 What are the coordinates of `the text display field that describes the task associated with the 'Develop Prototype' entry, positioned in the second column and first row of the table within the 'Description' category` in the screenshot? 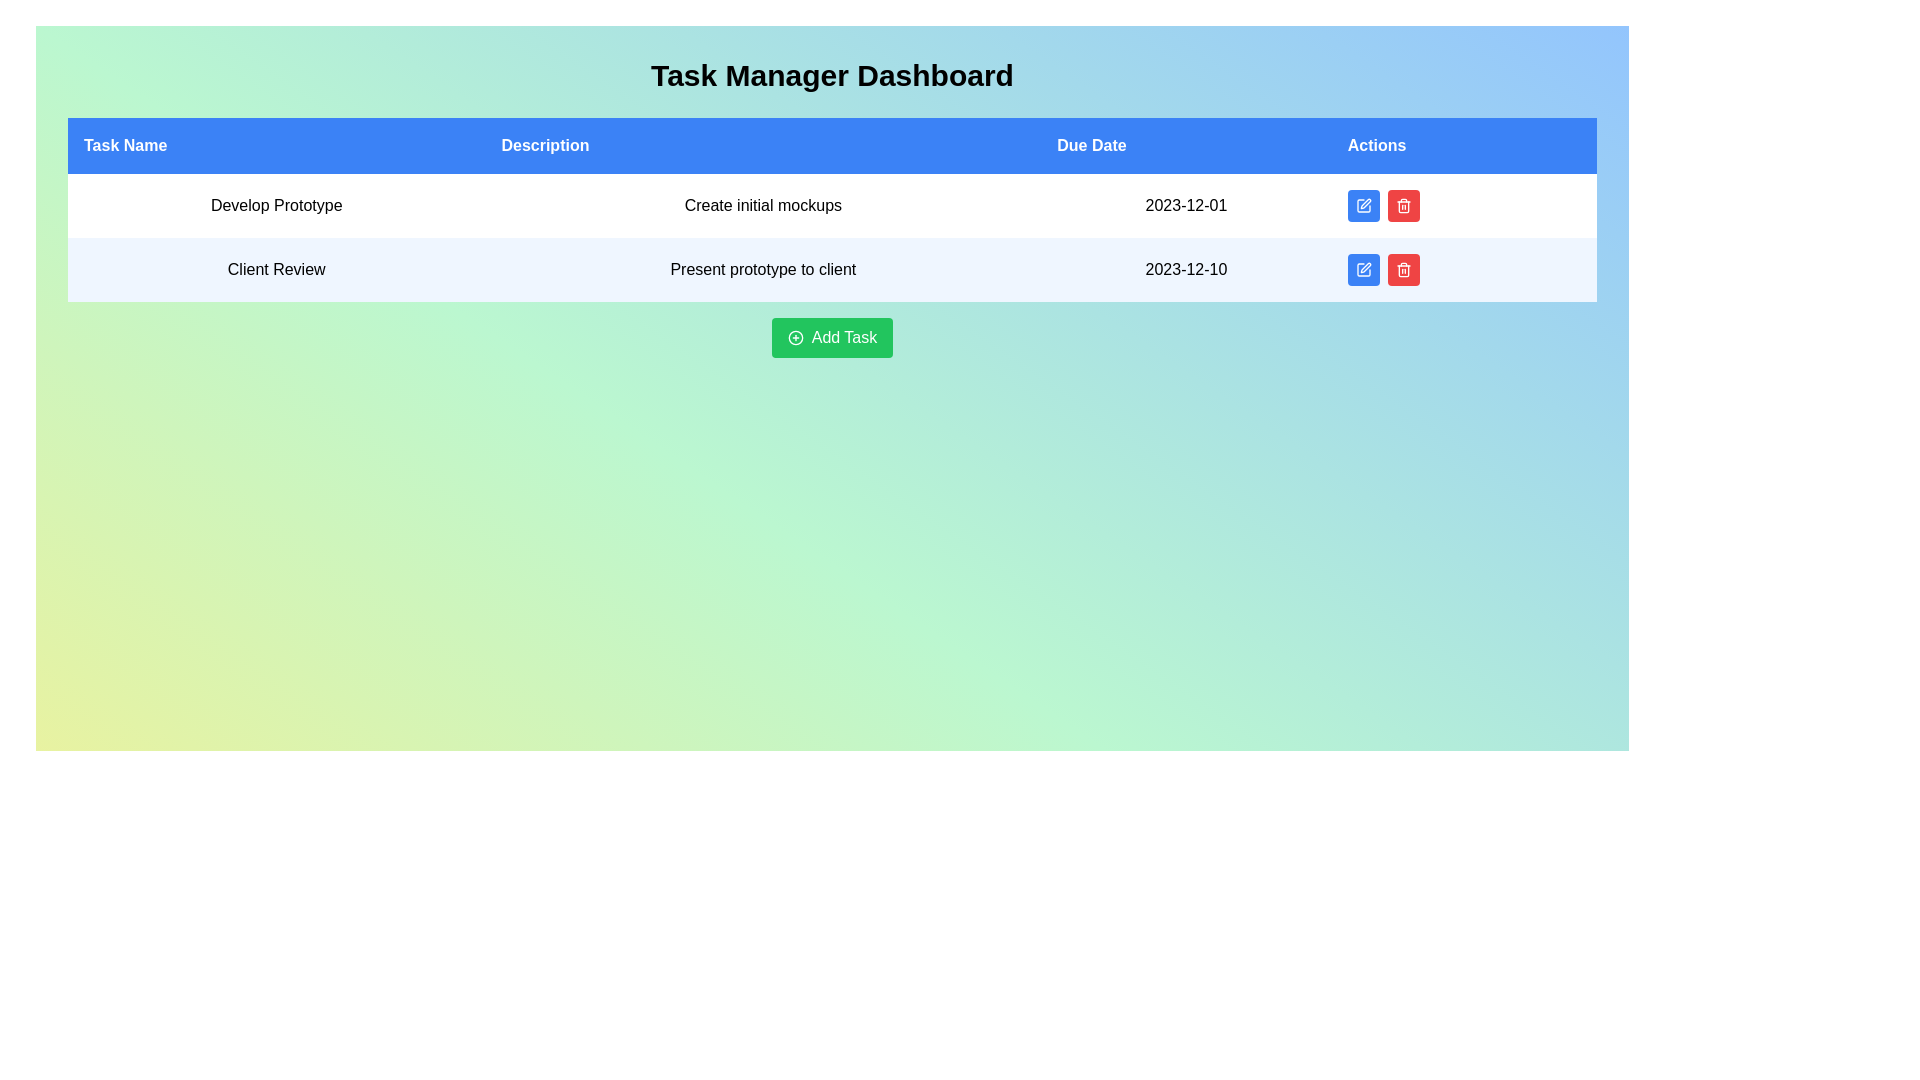 It's located at (762, 205).